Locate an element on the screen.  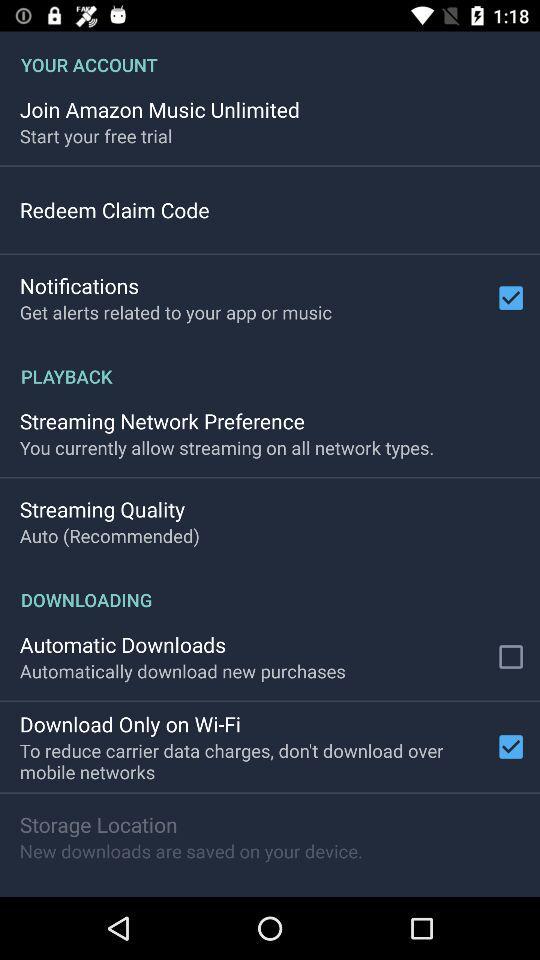
the storage location item is located at coordinates (97, 824).